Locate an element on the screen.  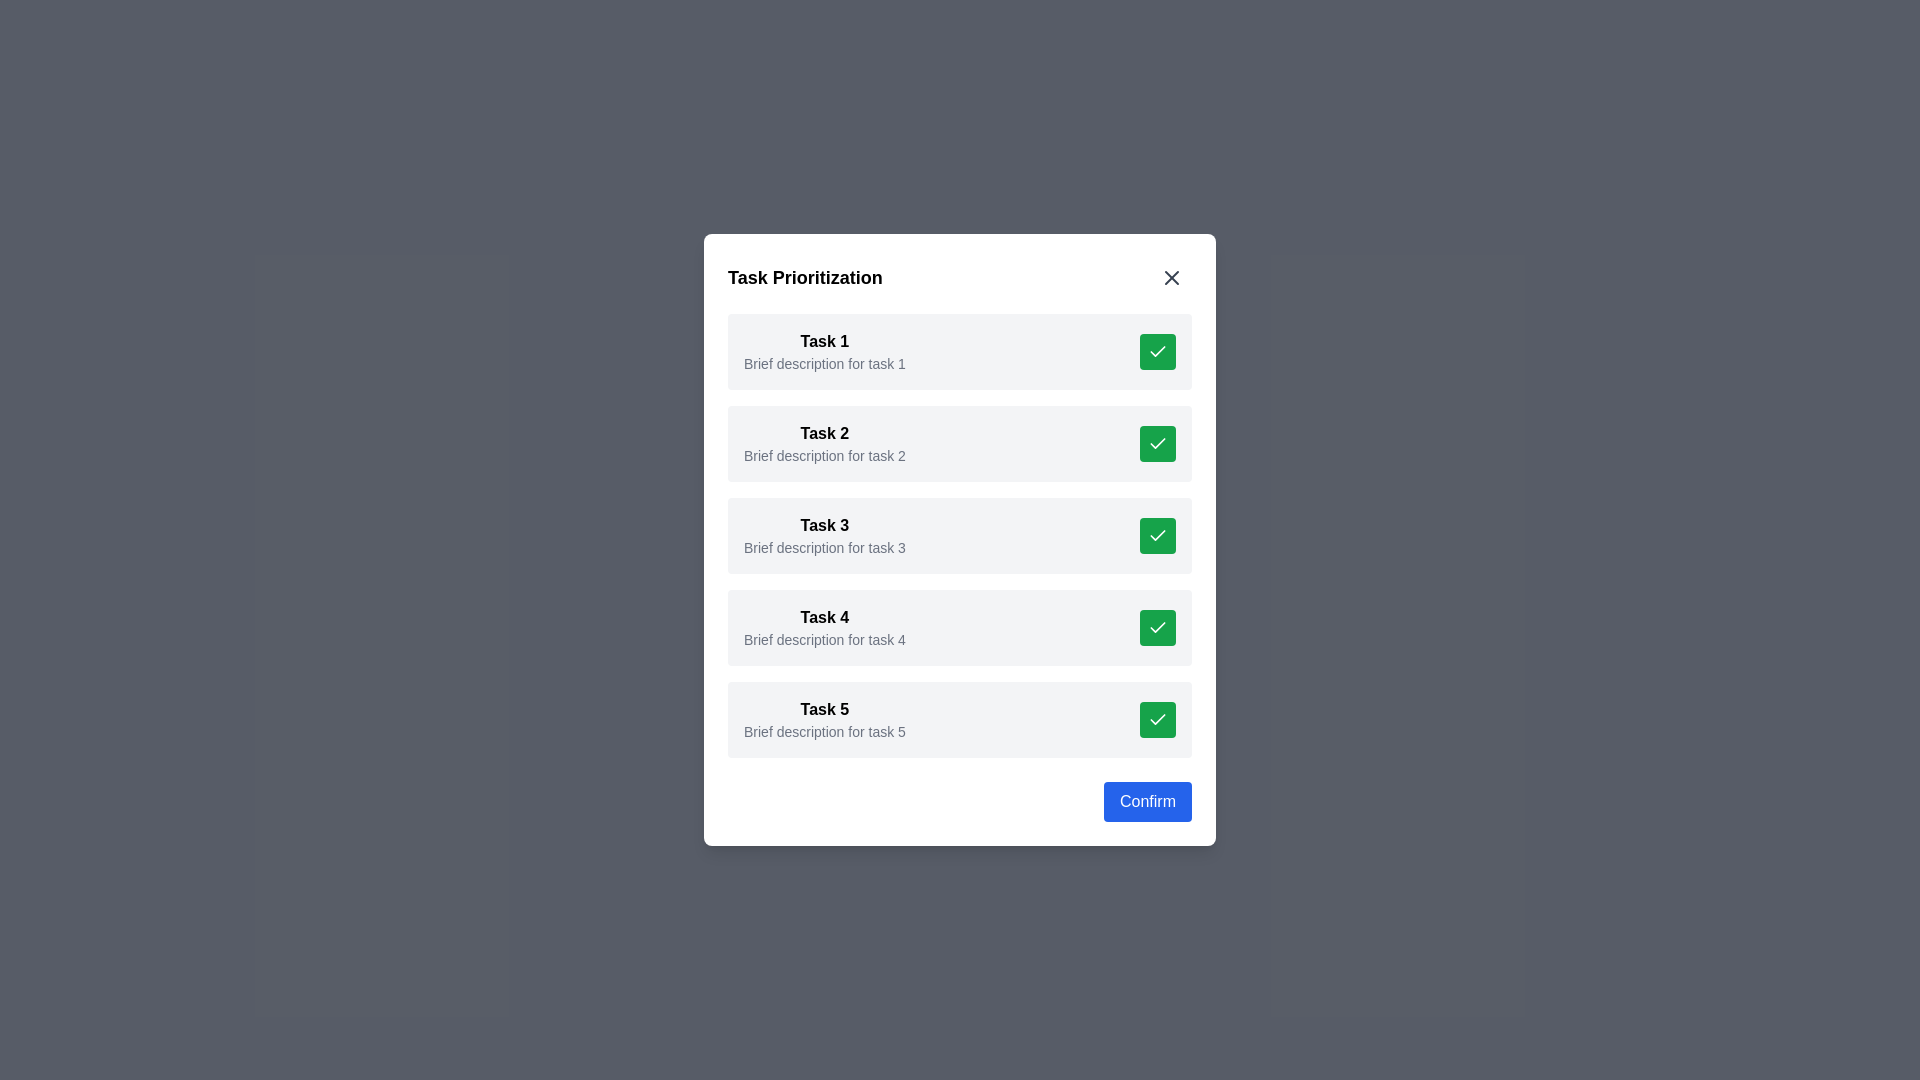
the fifth task informational block that displays the title and summary, positioned below 'Task 4' and above the 'Confirm' button is located at coordinates (825, 720).